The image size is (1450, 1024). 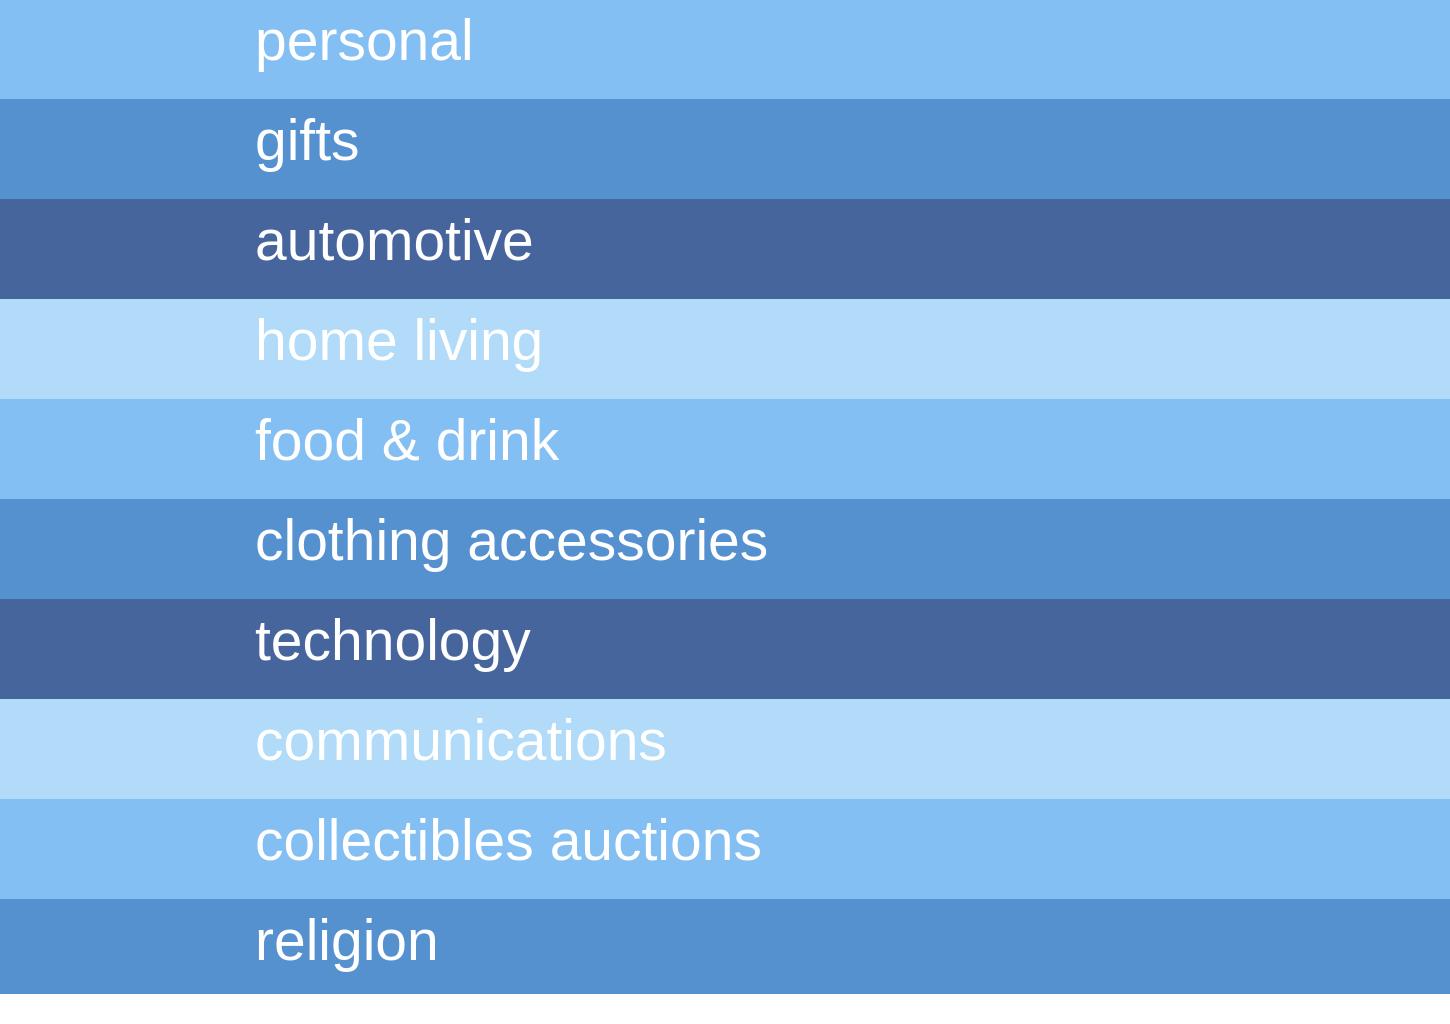 I want to click on 'food & drink', so click(x=255, y=440).